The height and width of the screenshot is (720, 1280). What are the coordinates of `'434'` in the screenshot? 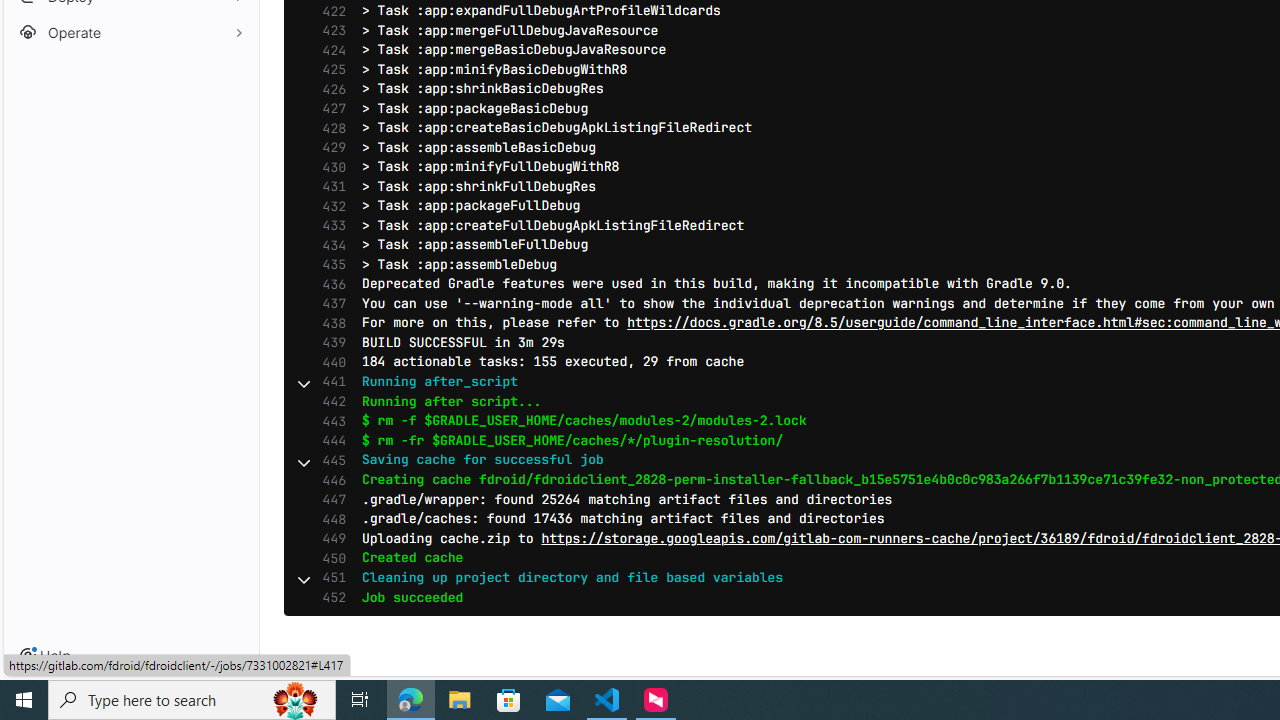 It's located at (329, 244).